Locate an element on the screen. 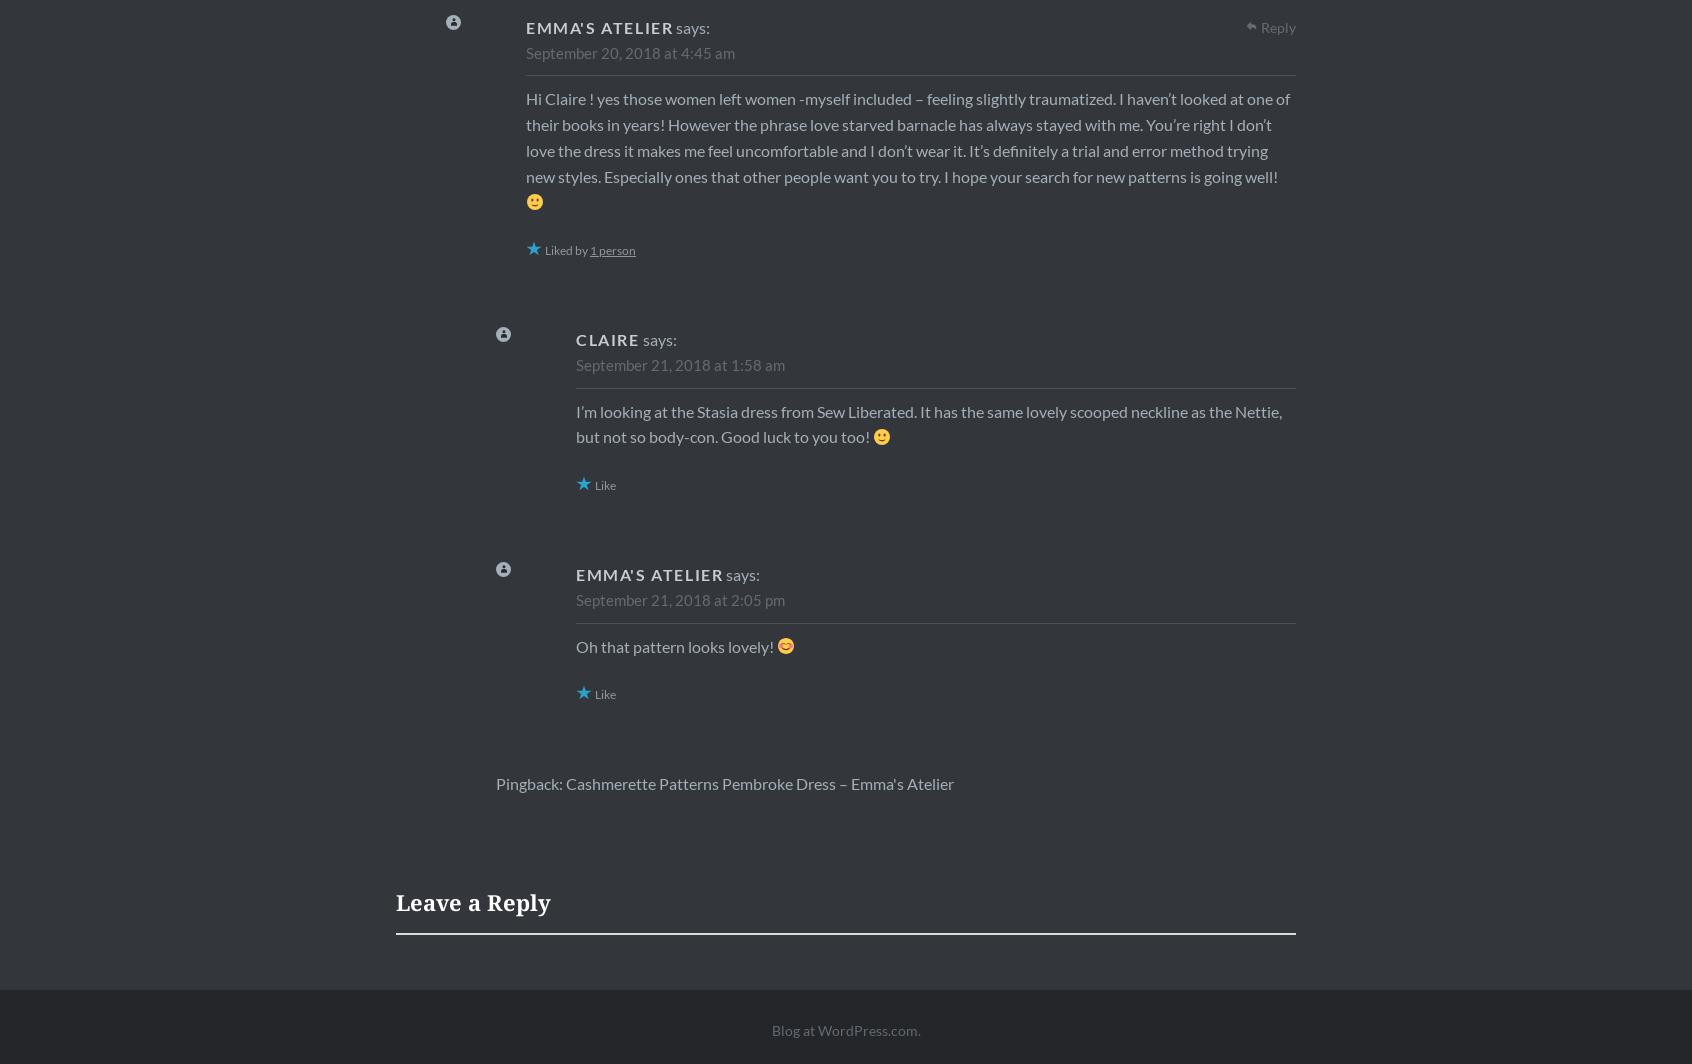 This screenshot has height=1064, width=1692. 'Cashmerette Patterns Pembroke Dress – Emma's Atelier' is located at coordinates (759, 783).